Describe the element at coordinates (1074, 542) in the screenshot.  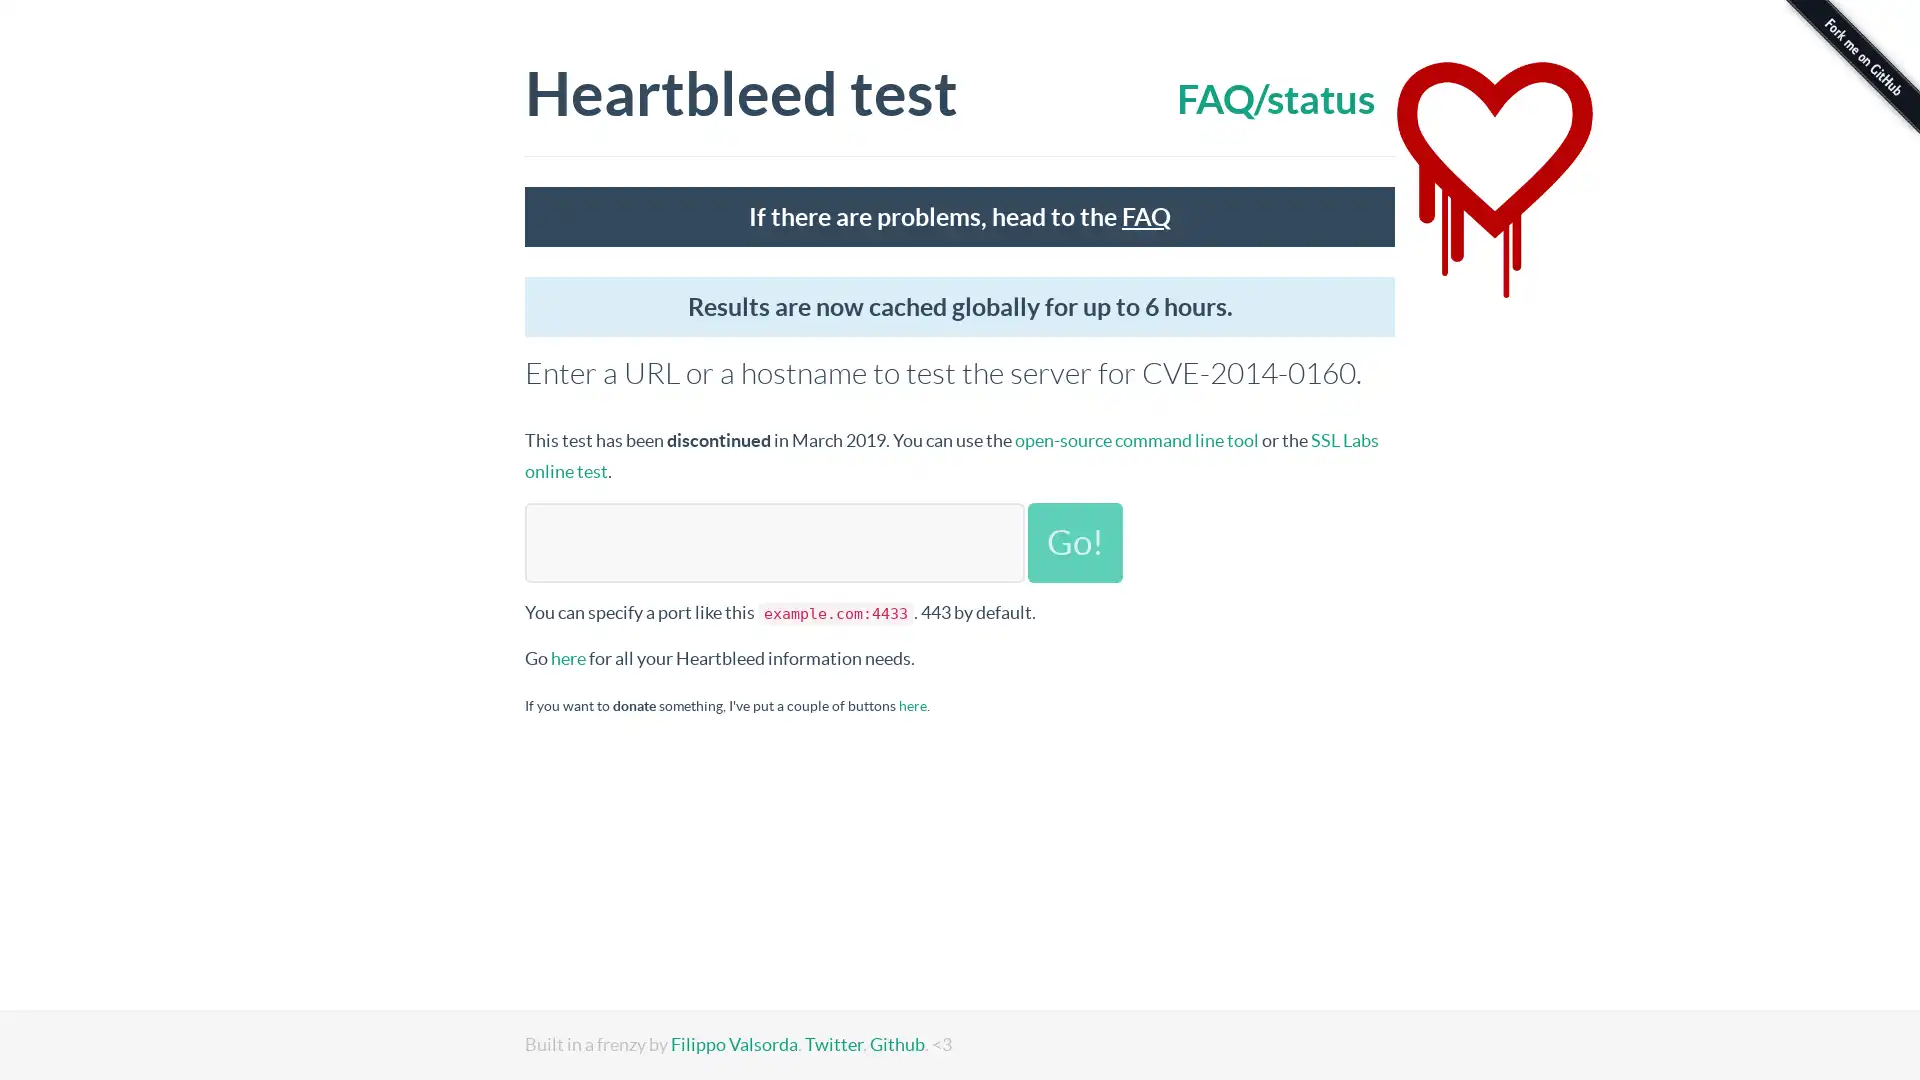
I see `Go!` at that location.